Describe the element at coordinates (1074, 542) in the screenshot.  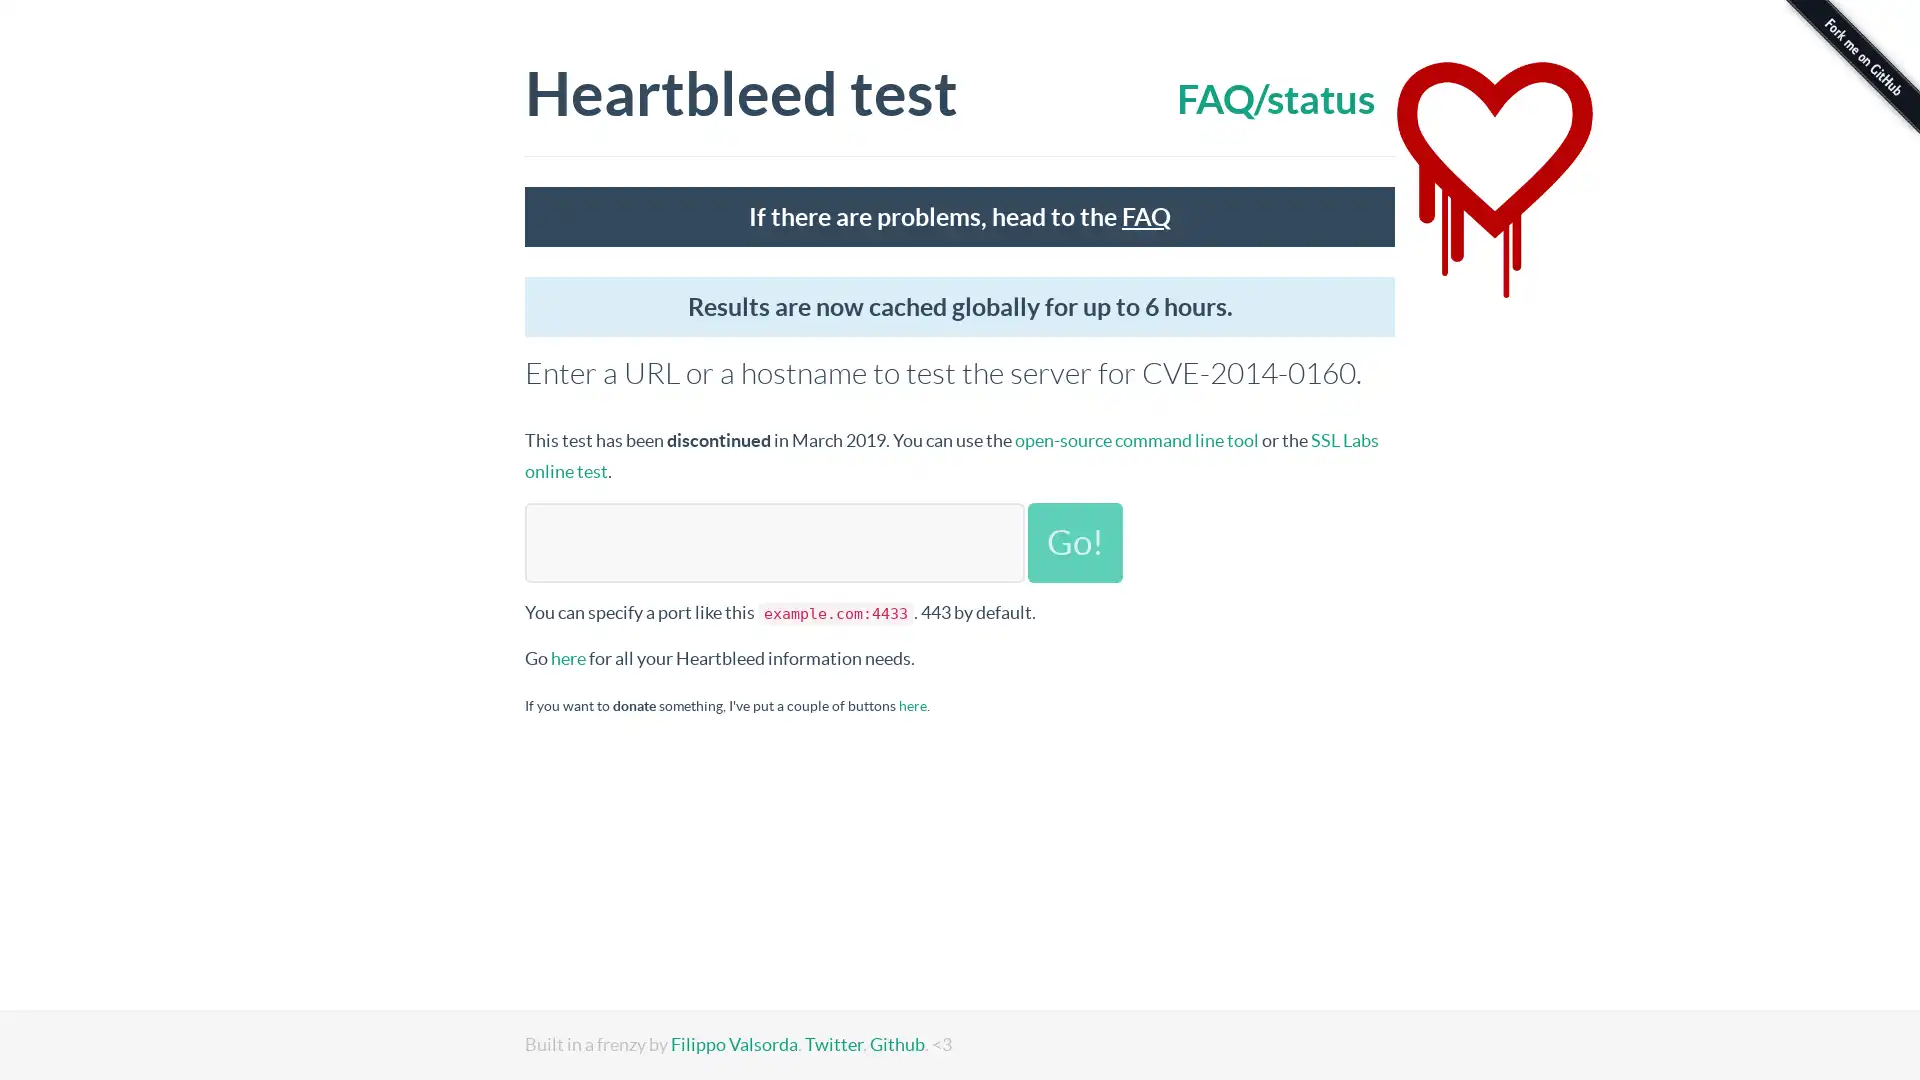
I see `Go!` at that location.